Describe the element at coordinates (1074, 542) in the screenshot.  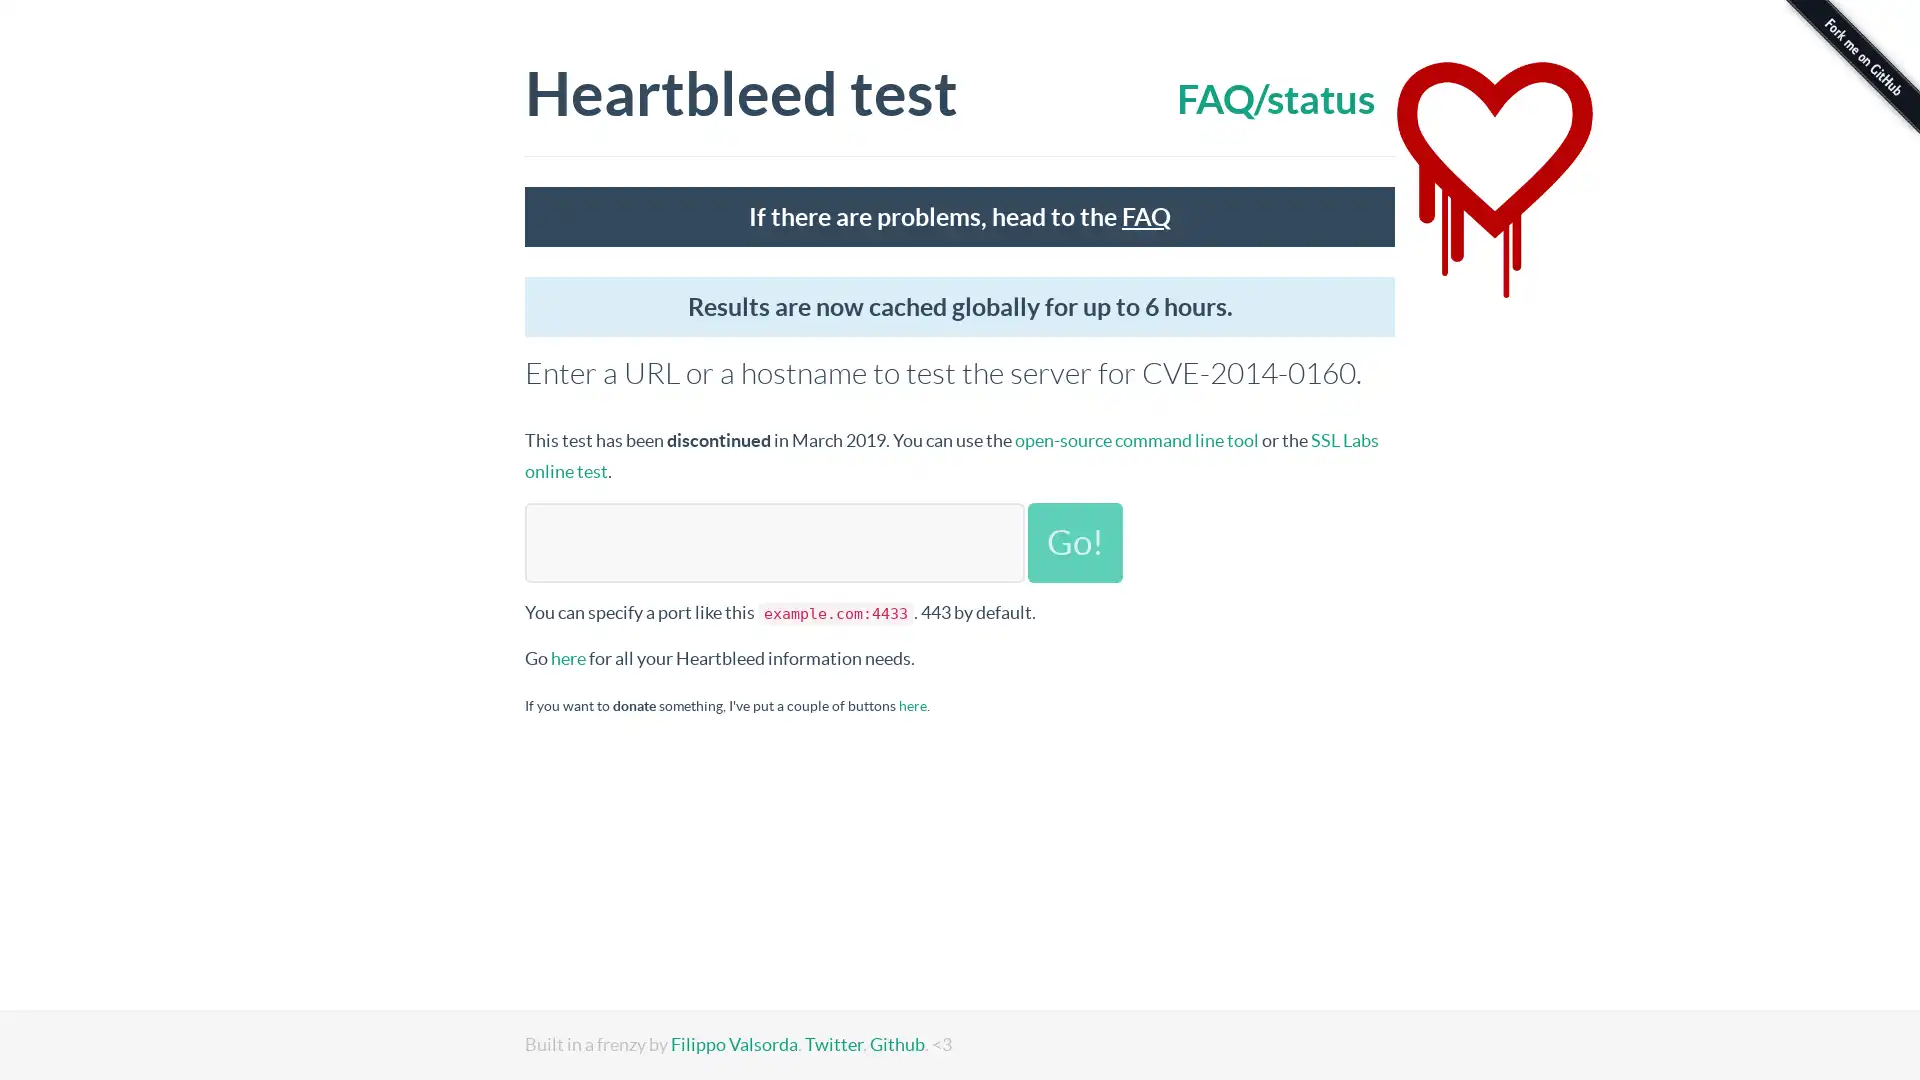
I see `Go!` at that location.